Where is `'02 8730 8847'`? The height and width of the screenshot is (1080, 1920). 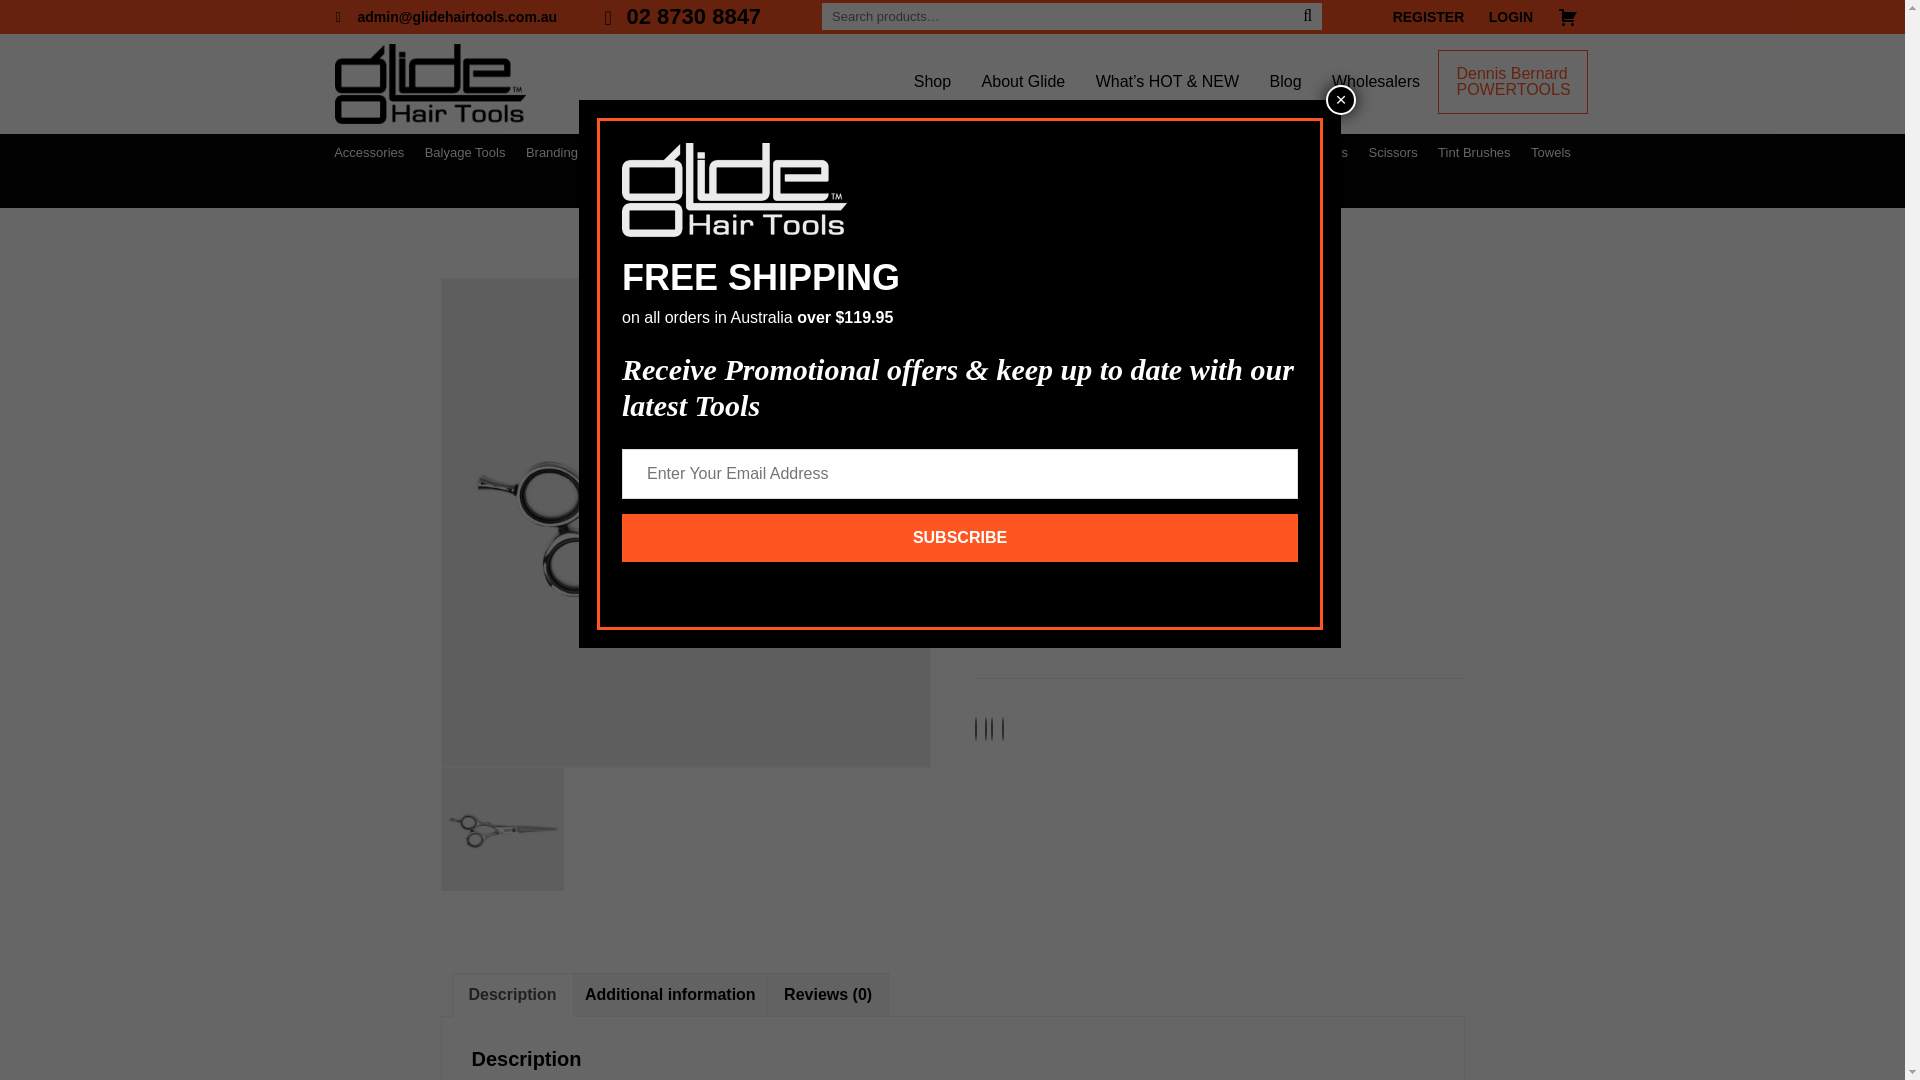 '02 8730 8847' is located at coordinates (684, 16).